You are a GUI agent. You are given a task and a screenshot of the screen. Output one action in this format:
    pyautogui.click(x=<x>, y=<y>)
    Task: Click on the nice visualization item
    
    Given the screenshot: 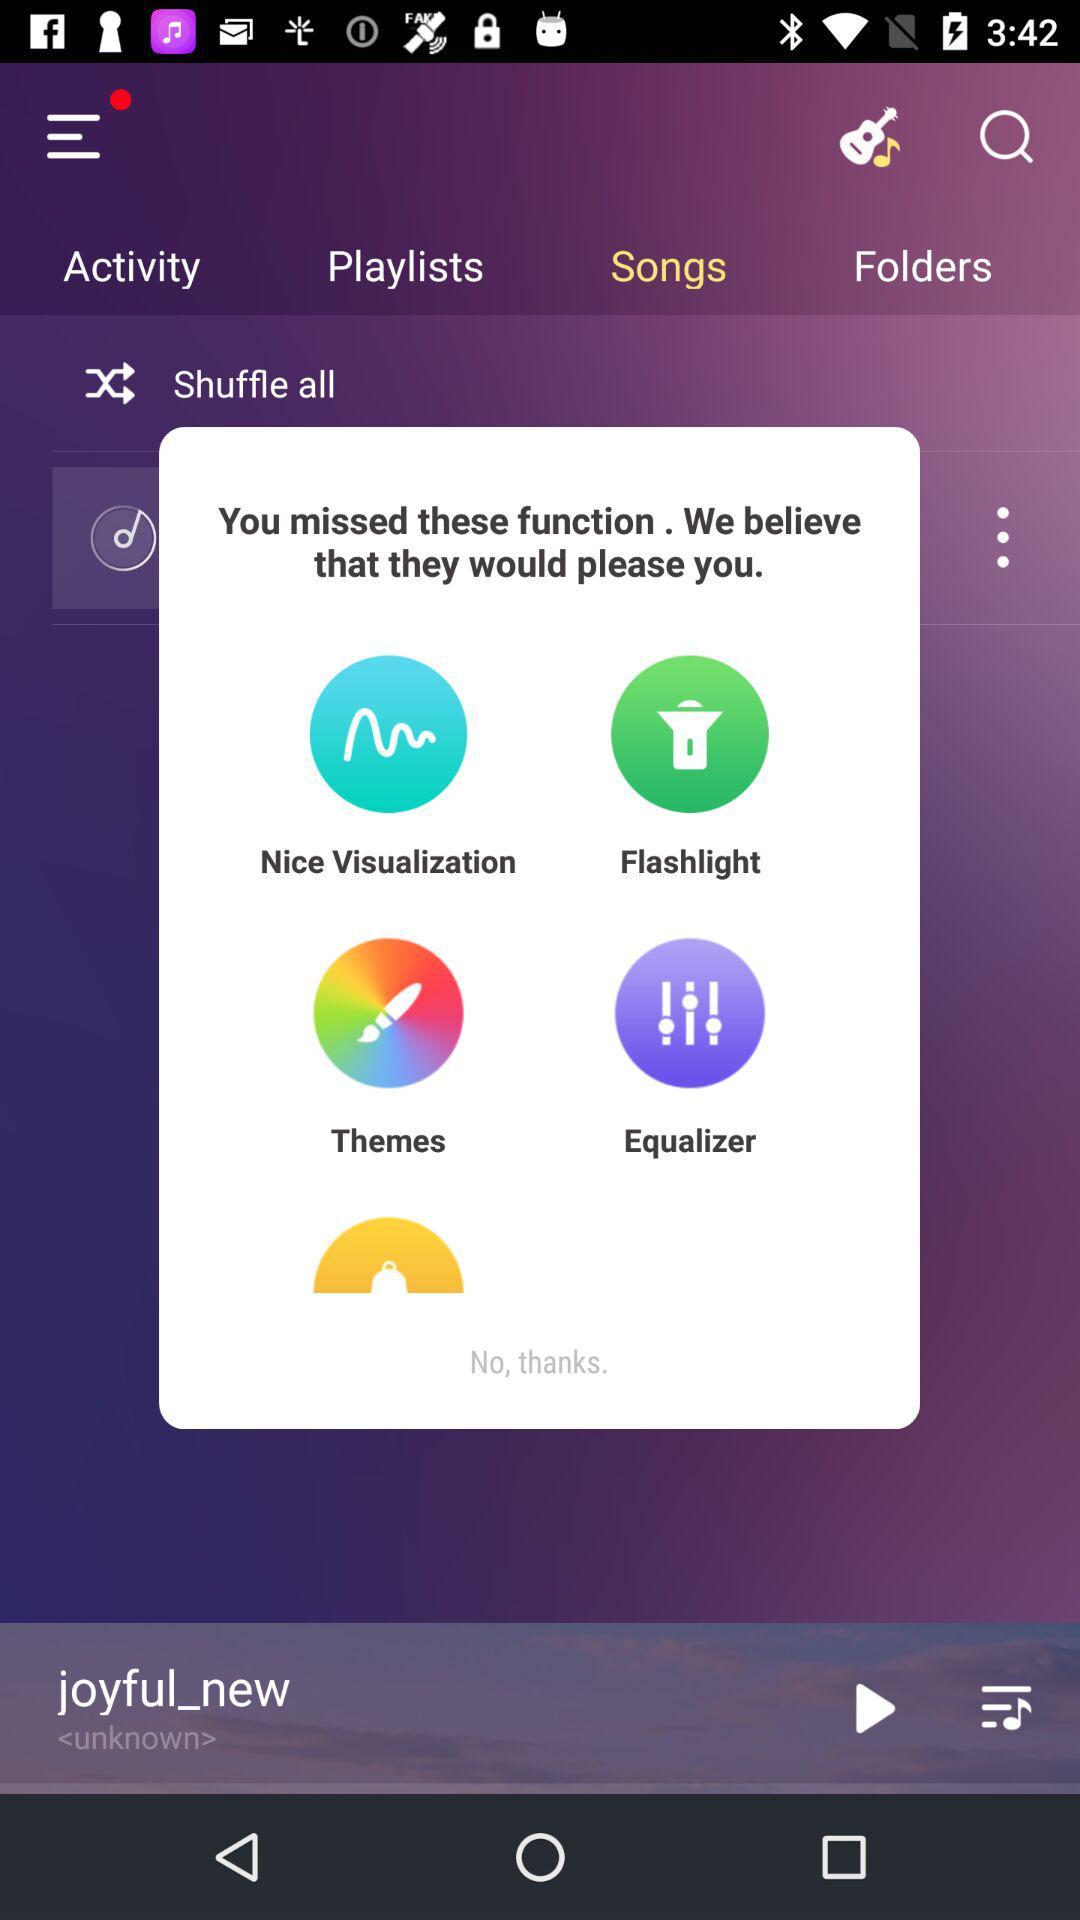 What is the action you would take?
    pyautogui.click(x=388, y=860)
    